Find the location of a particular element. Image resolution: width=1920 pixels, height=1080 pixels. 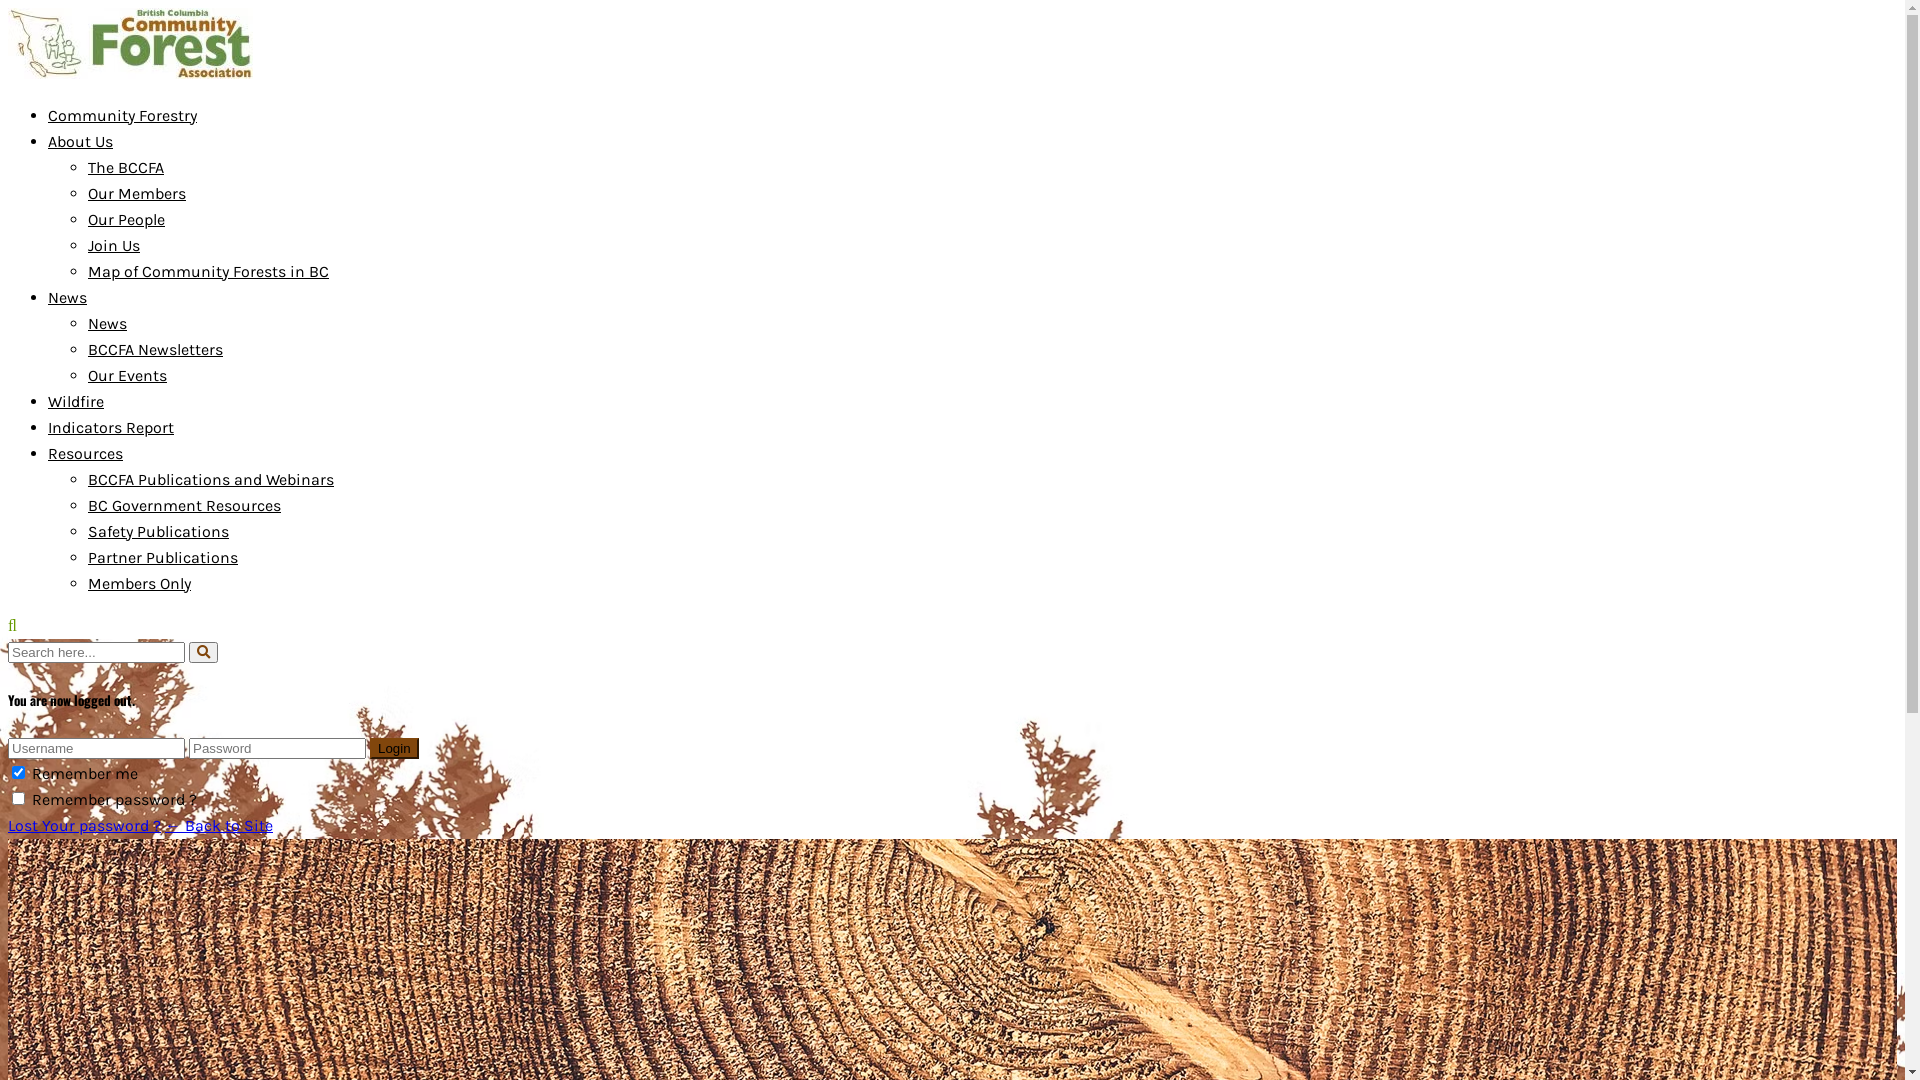

'BCCFA Publications and Webinars' is located at coordinates (211, 479).